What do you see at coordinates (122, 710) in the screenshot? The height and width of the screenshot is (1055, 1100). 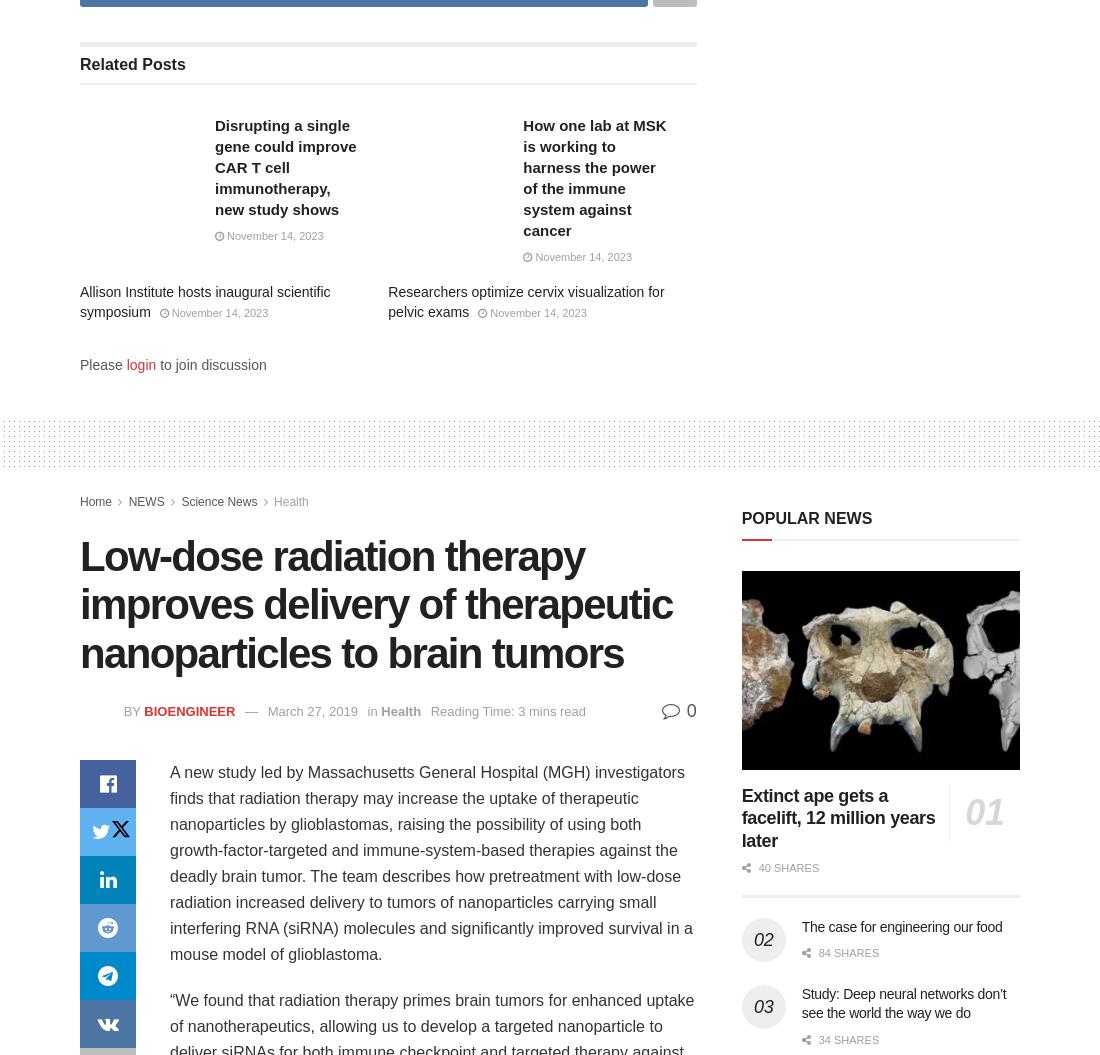 I see `'by'` at bounding box center [122, 710].